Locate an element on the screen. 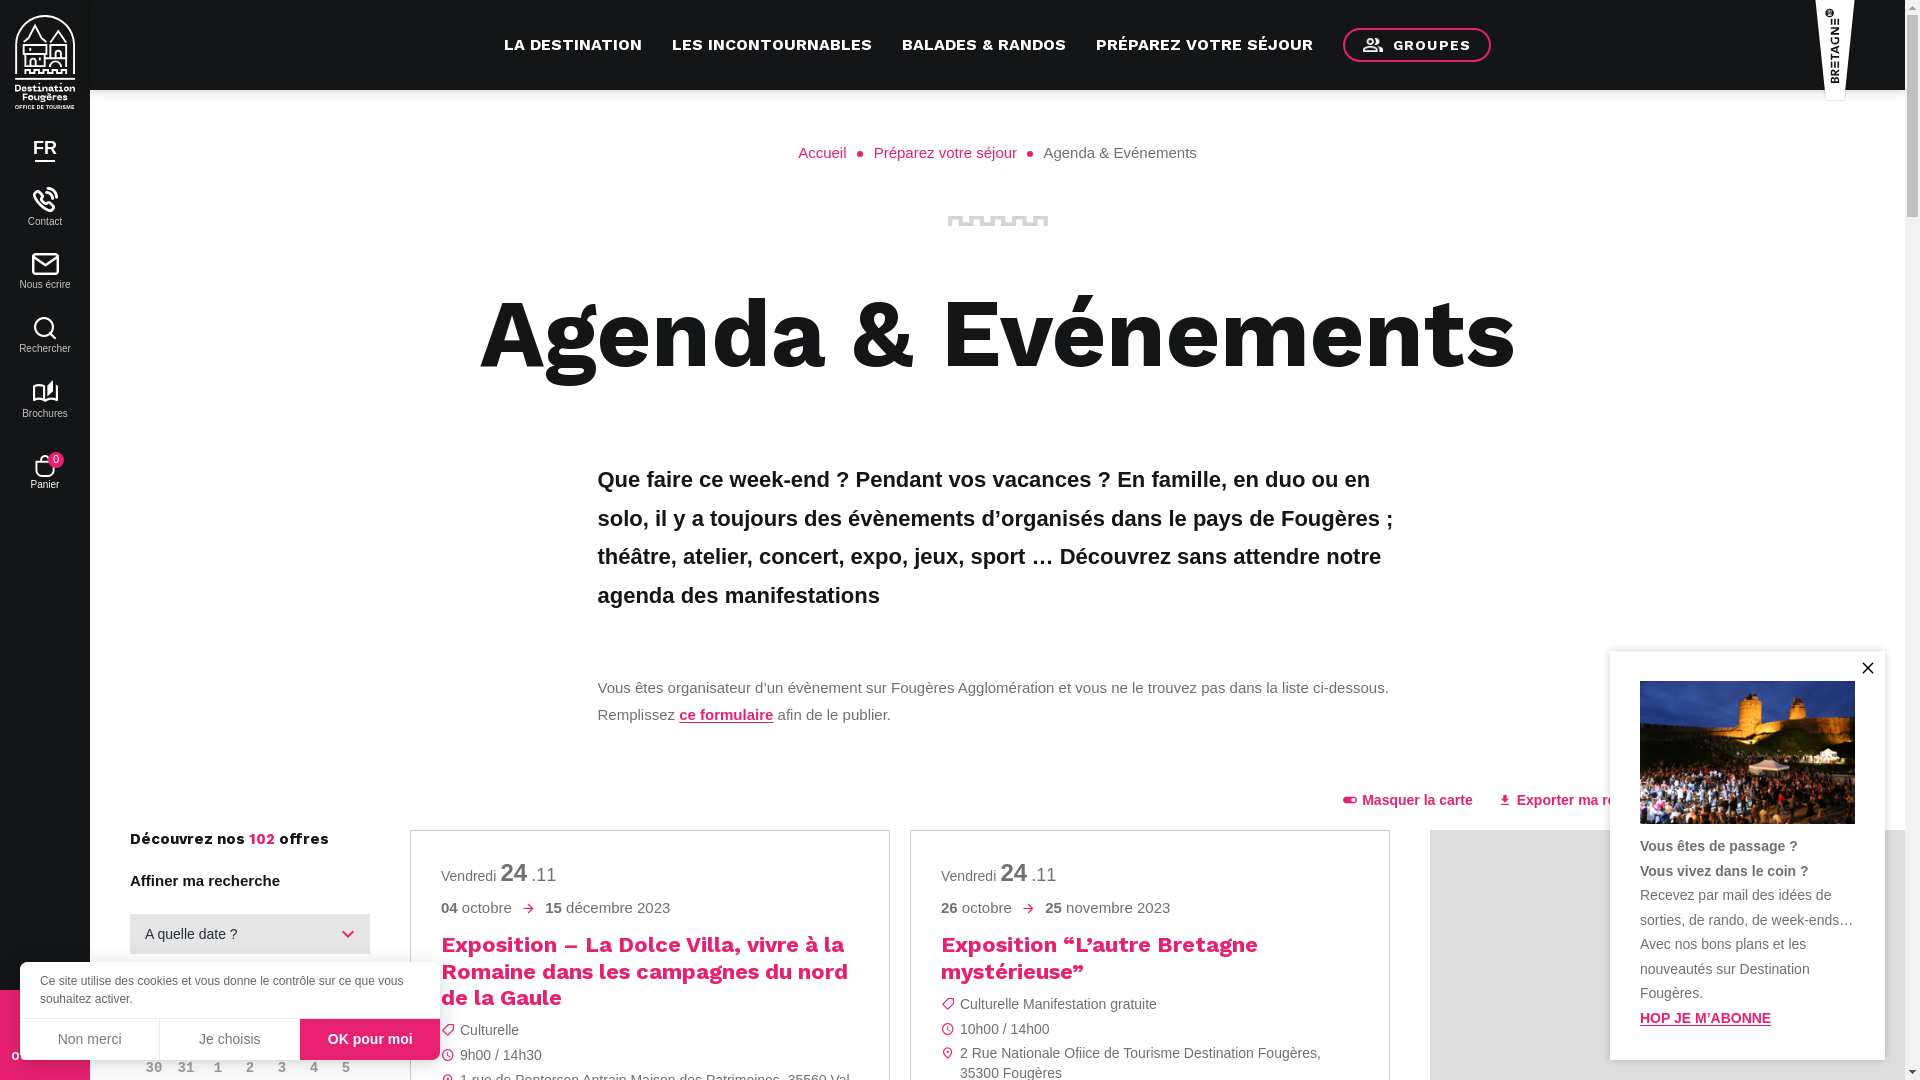 The image size is (1920, 1080). 'Masquer la carte' is located at coordinates (1406, 799).